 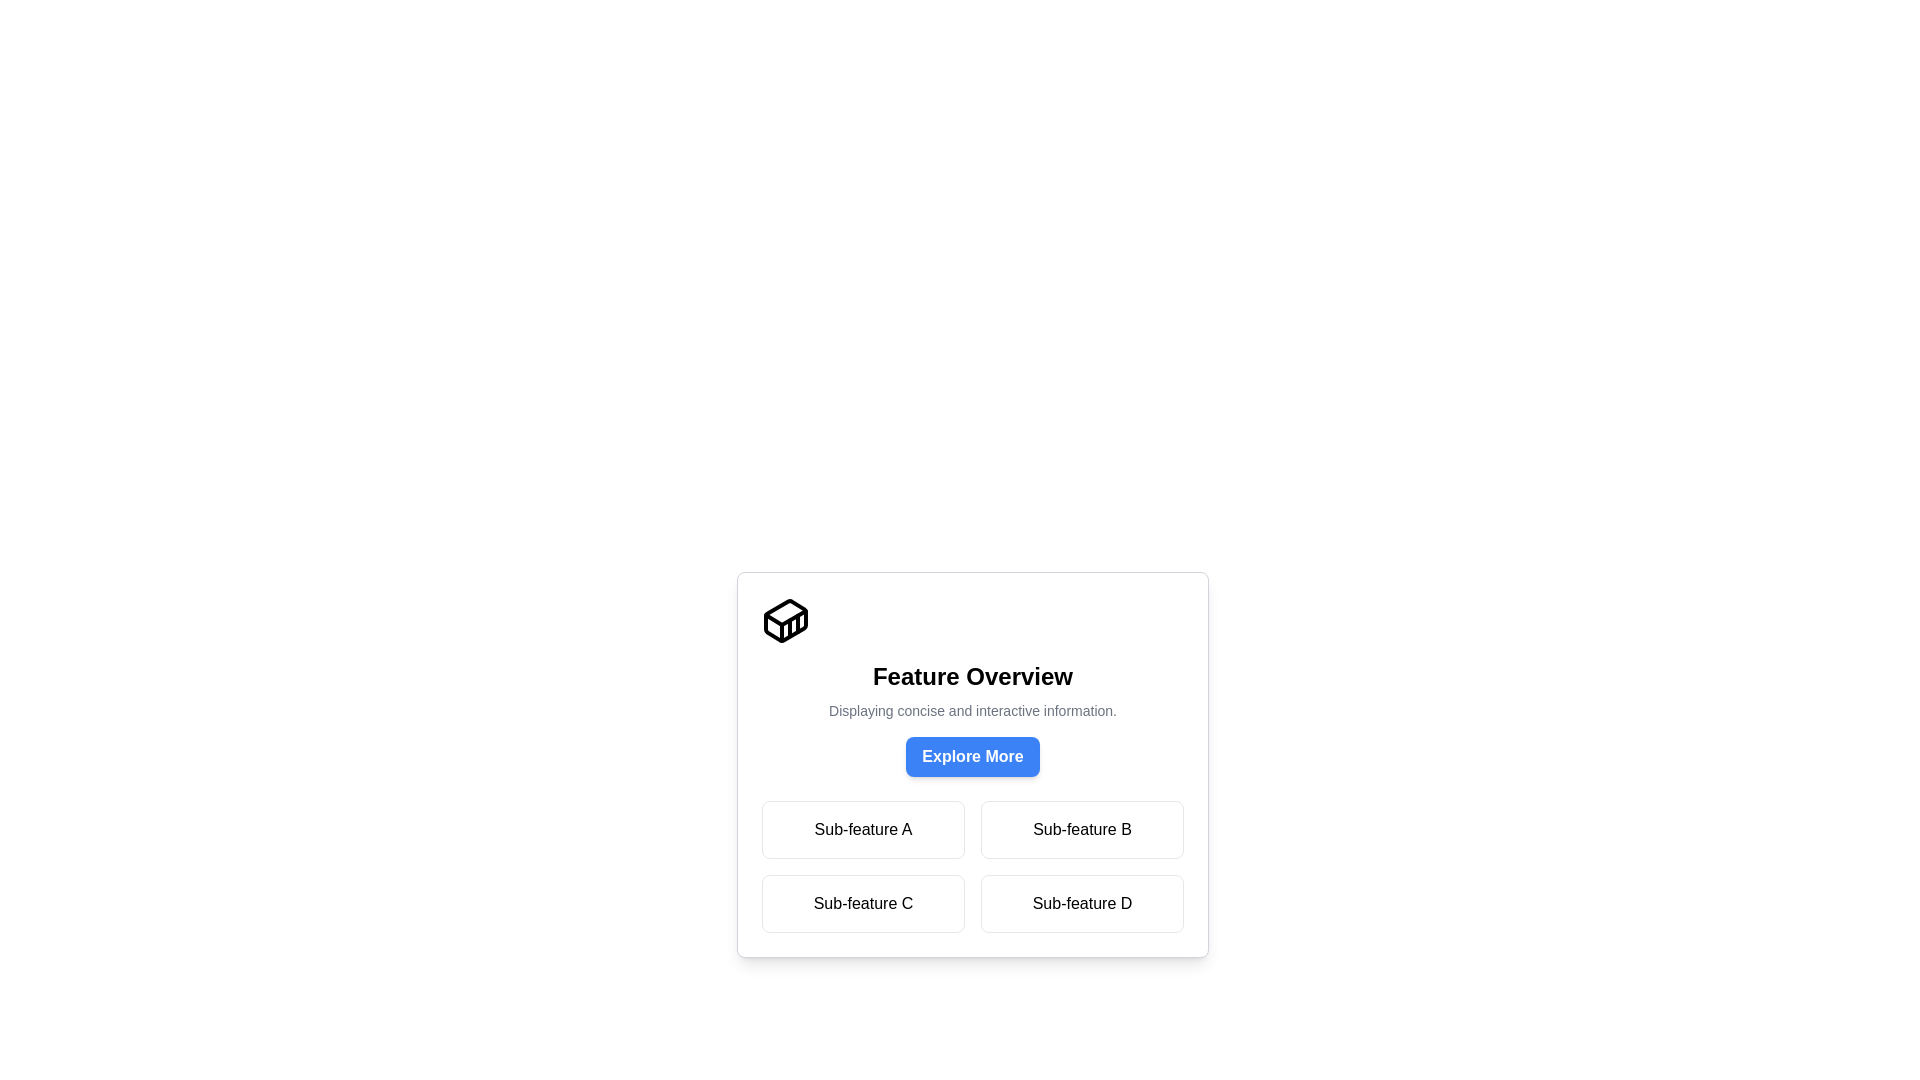 I want to click on the button labeled 'Sub-feature A', which is a rectangular button with rounded corners located in the top-left corner of a grid of buttons, so click(x=863, y=829).